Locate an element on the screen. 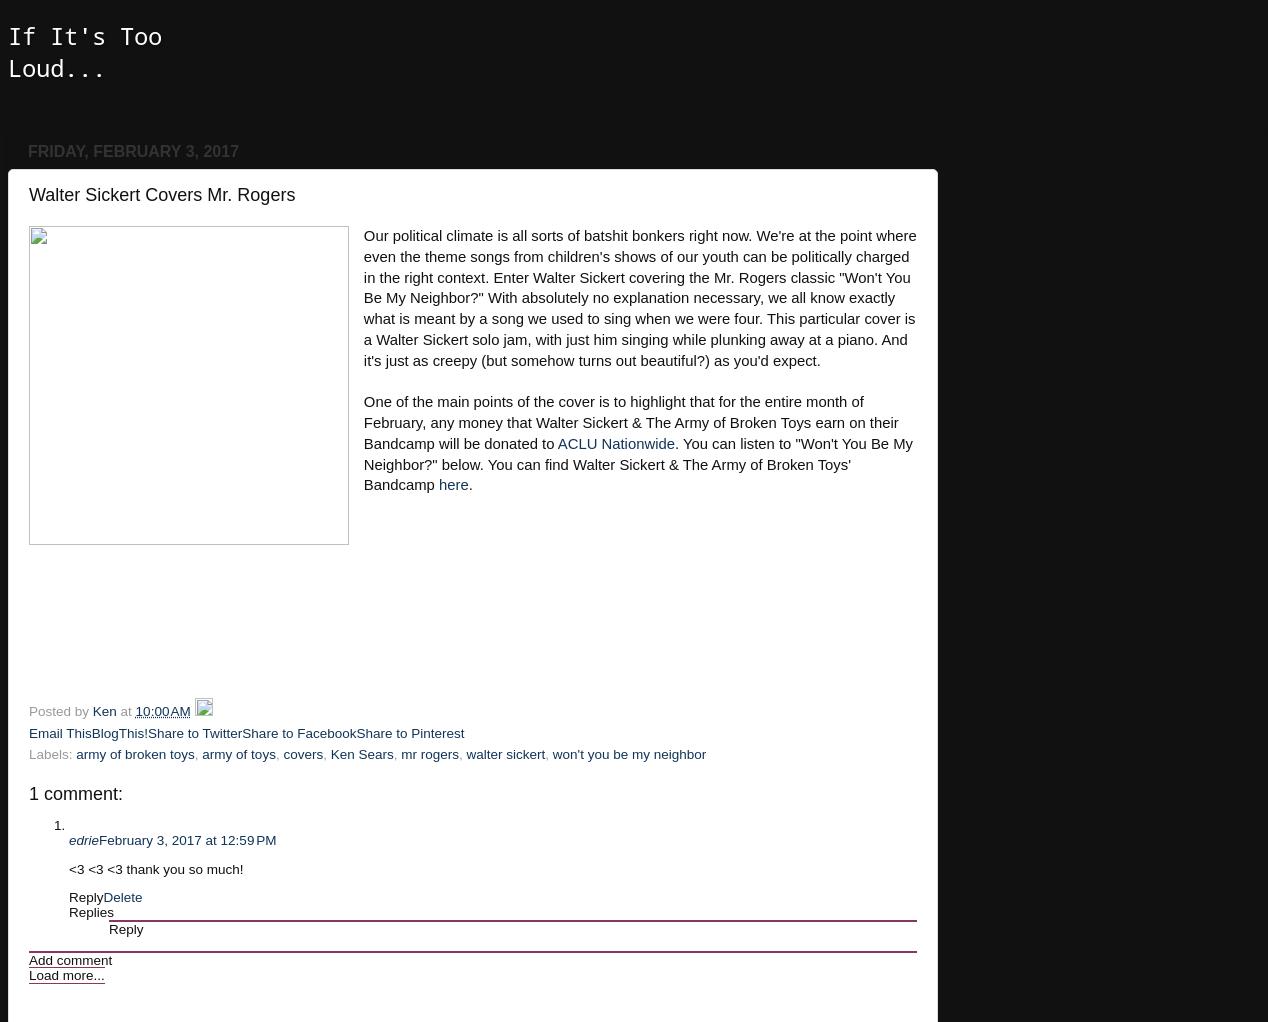 The width and height of the screenshot is (1268, 1022). 'Posted by' is located at coordinates (59, 711).